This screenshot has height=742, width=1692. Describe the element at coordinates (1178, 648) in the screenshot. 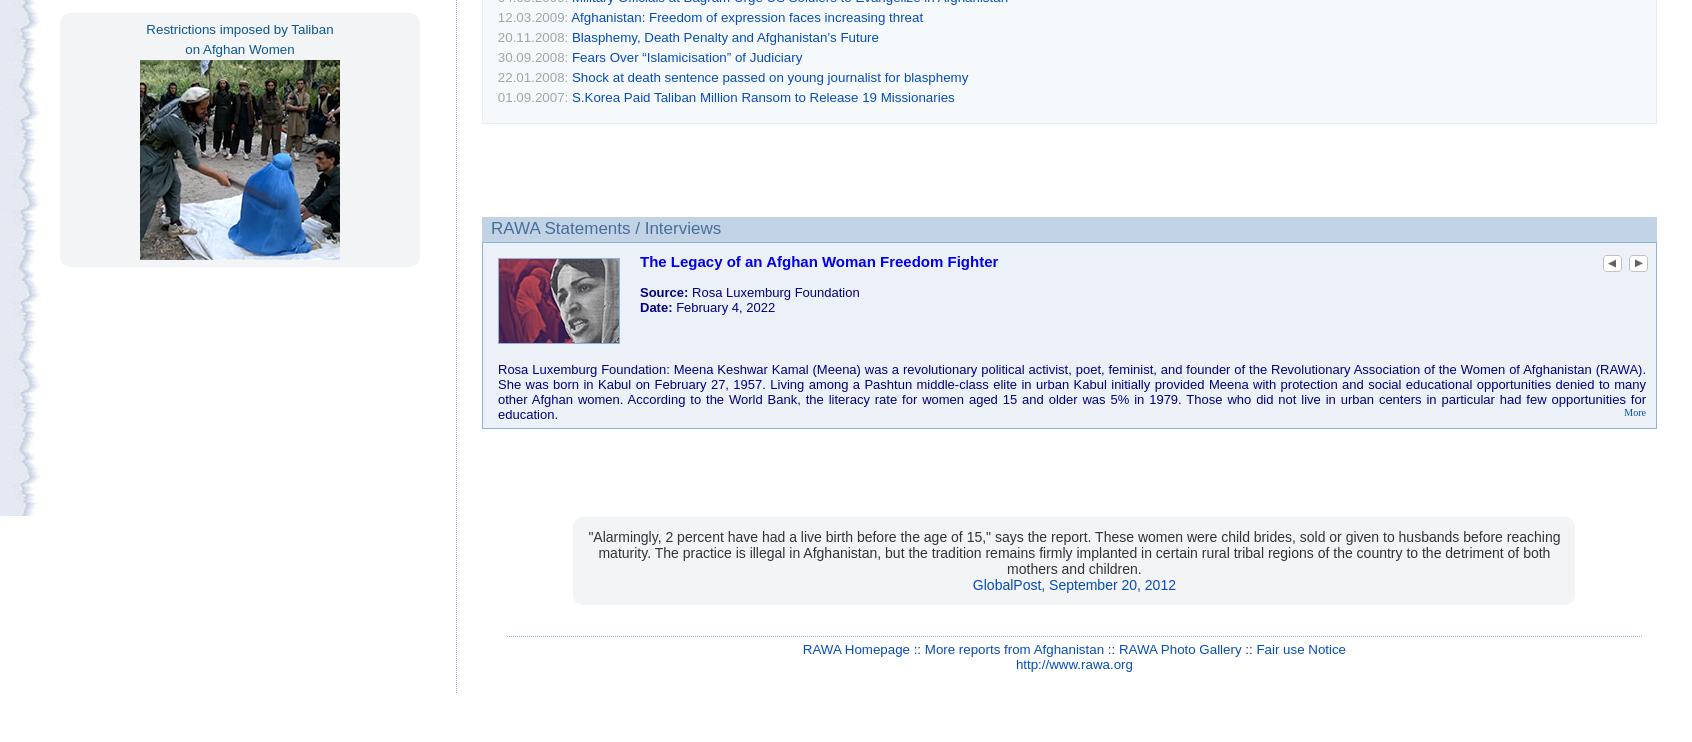

I see `'RAWA Photo Gallery'` at that location.